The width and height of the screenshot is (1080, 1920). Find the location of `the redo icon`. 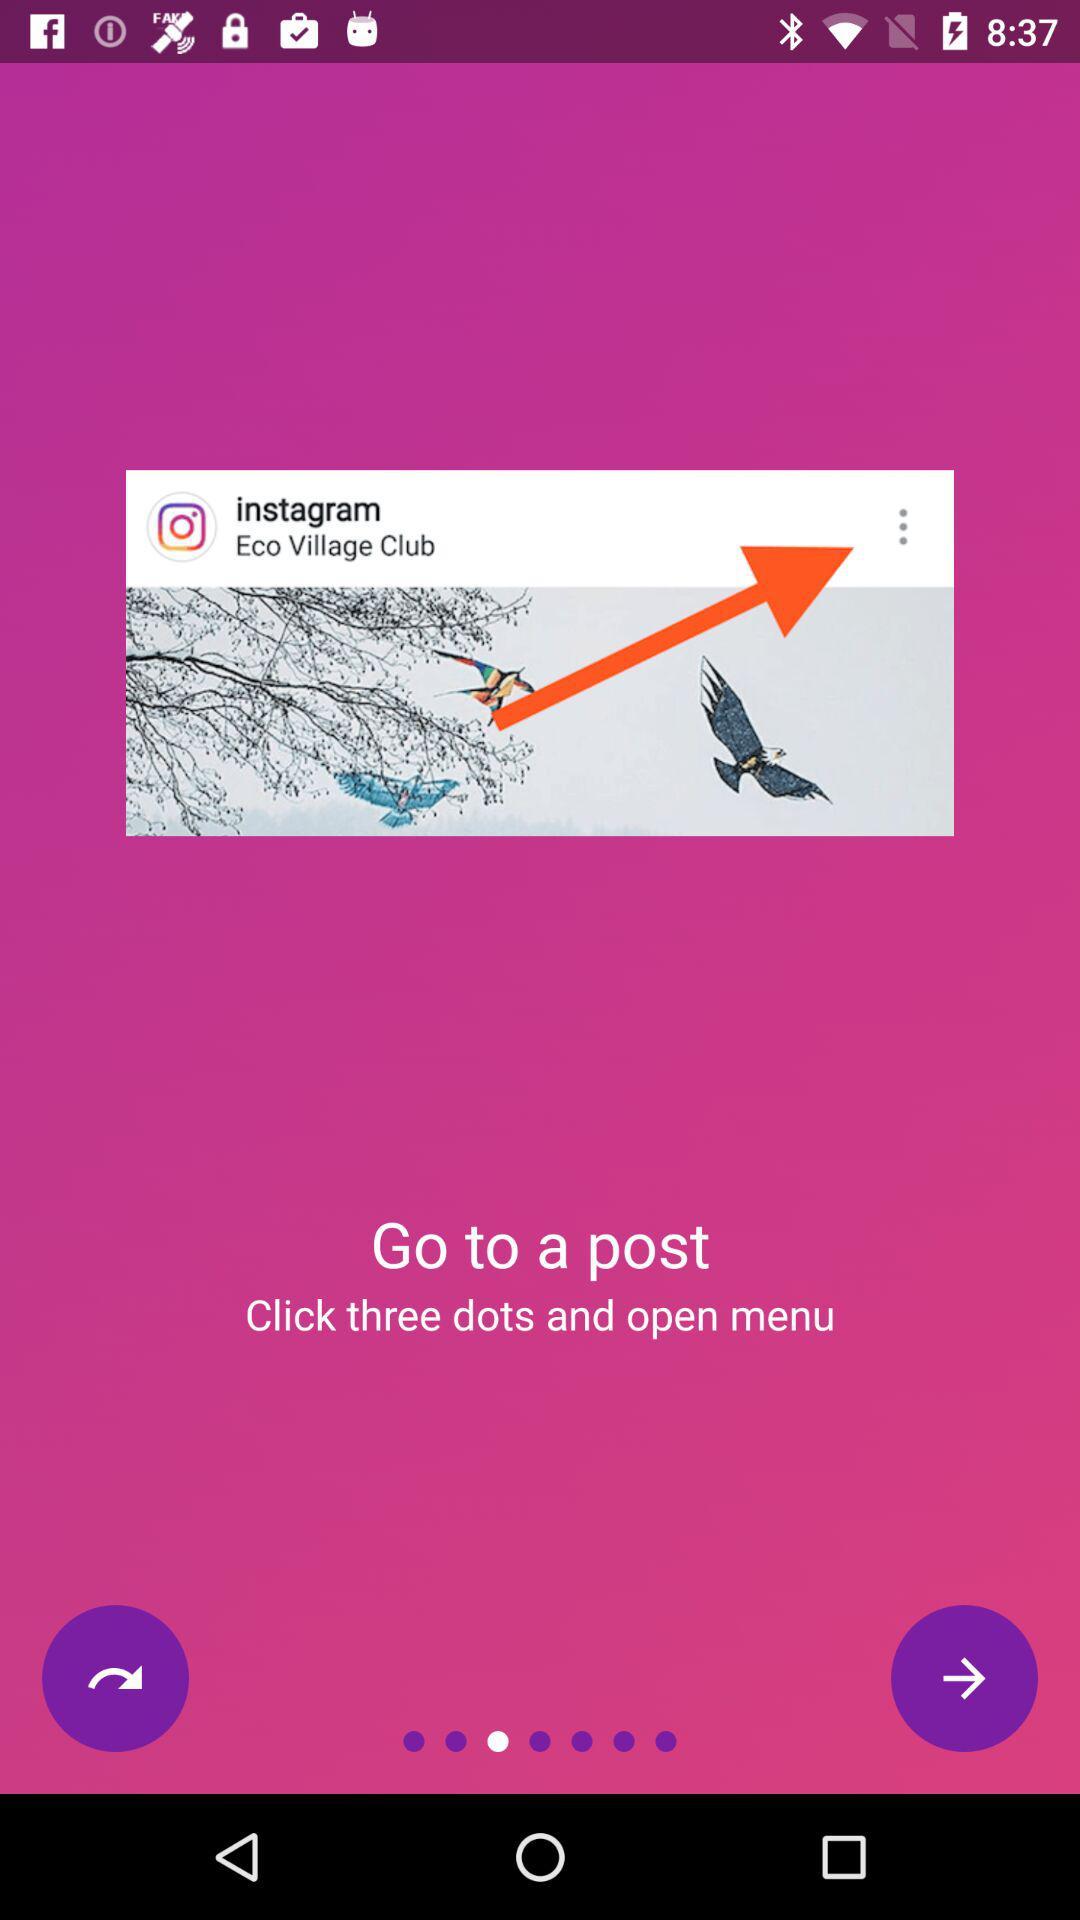

the redo icon is located at coordinates (115, 1678).